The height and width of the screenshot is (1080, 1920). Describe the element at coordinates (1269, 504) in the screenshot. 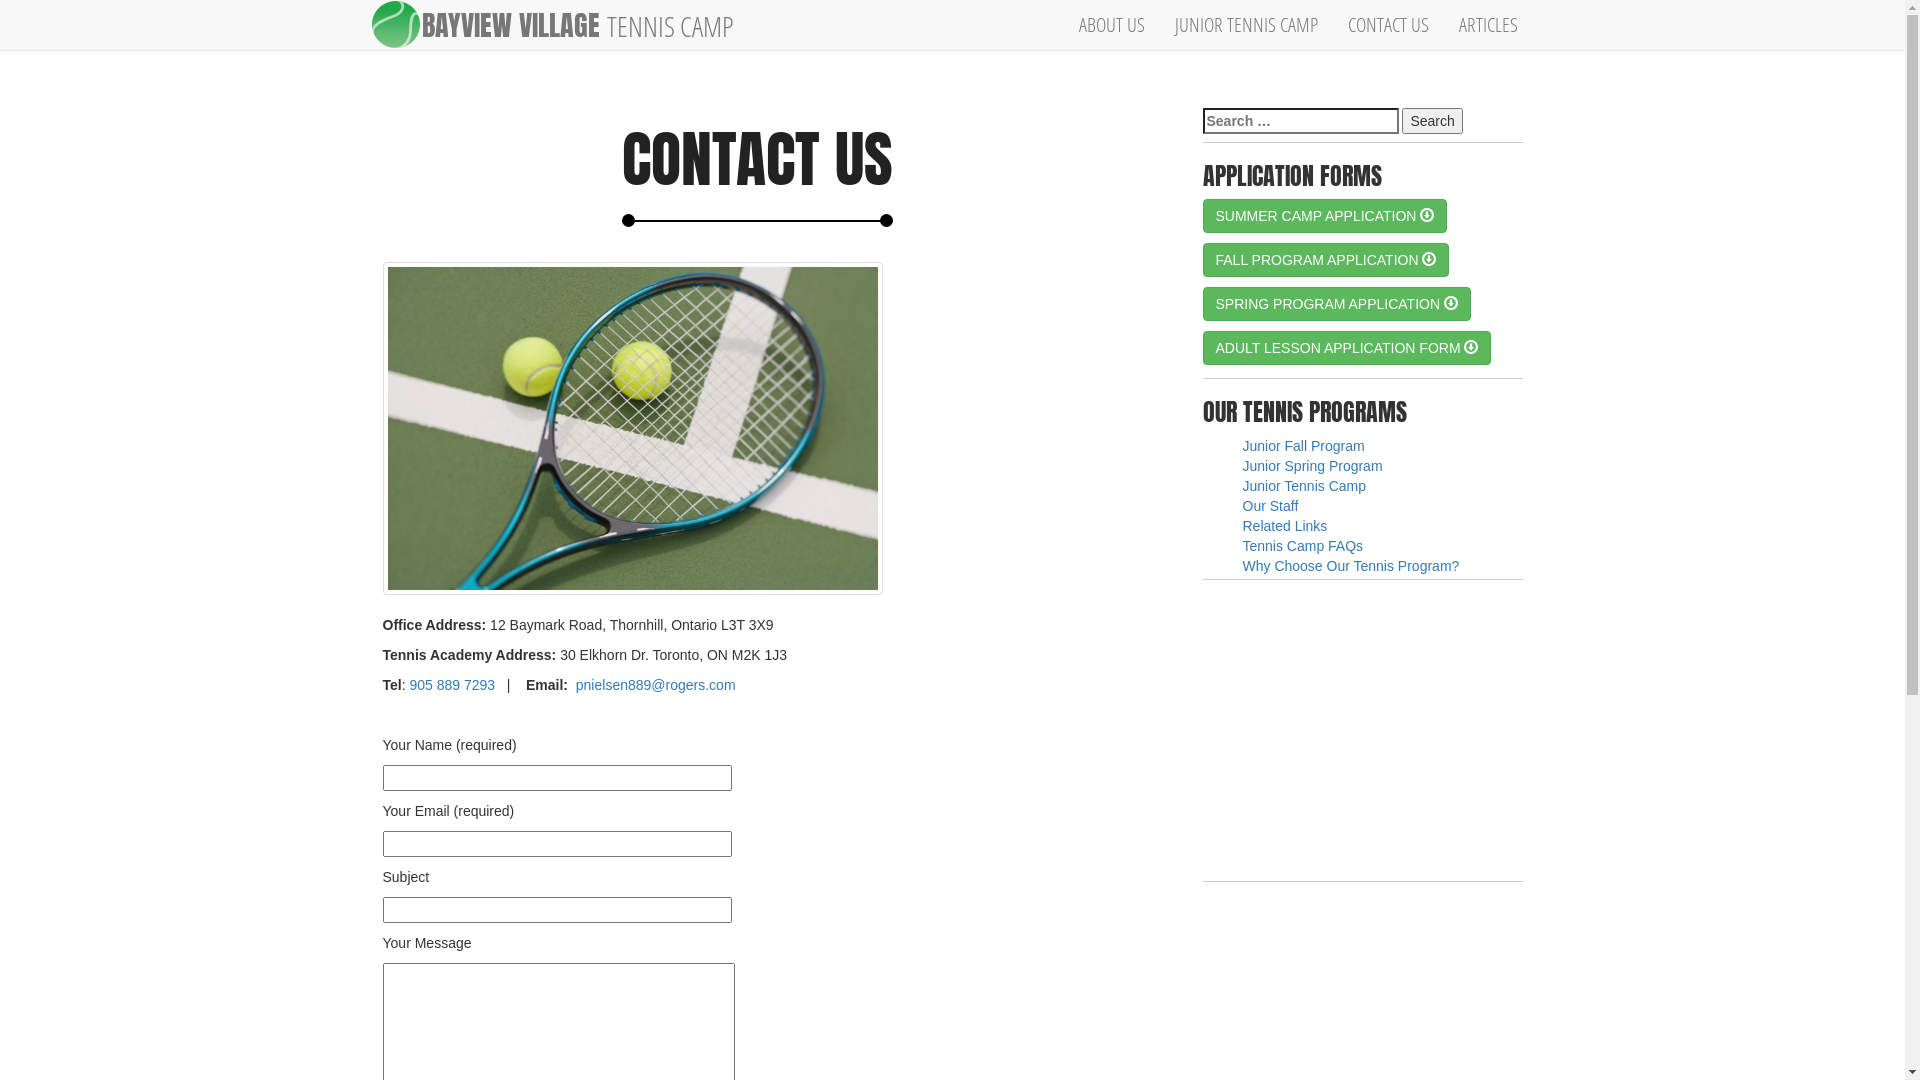

I see `'Our Staff'` at that location.